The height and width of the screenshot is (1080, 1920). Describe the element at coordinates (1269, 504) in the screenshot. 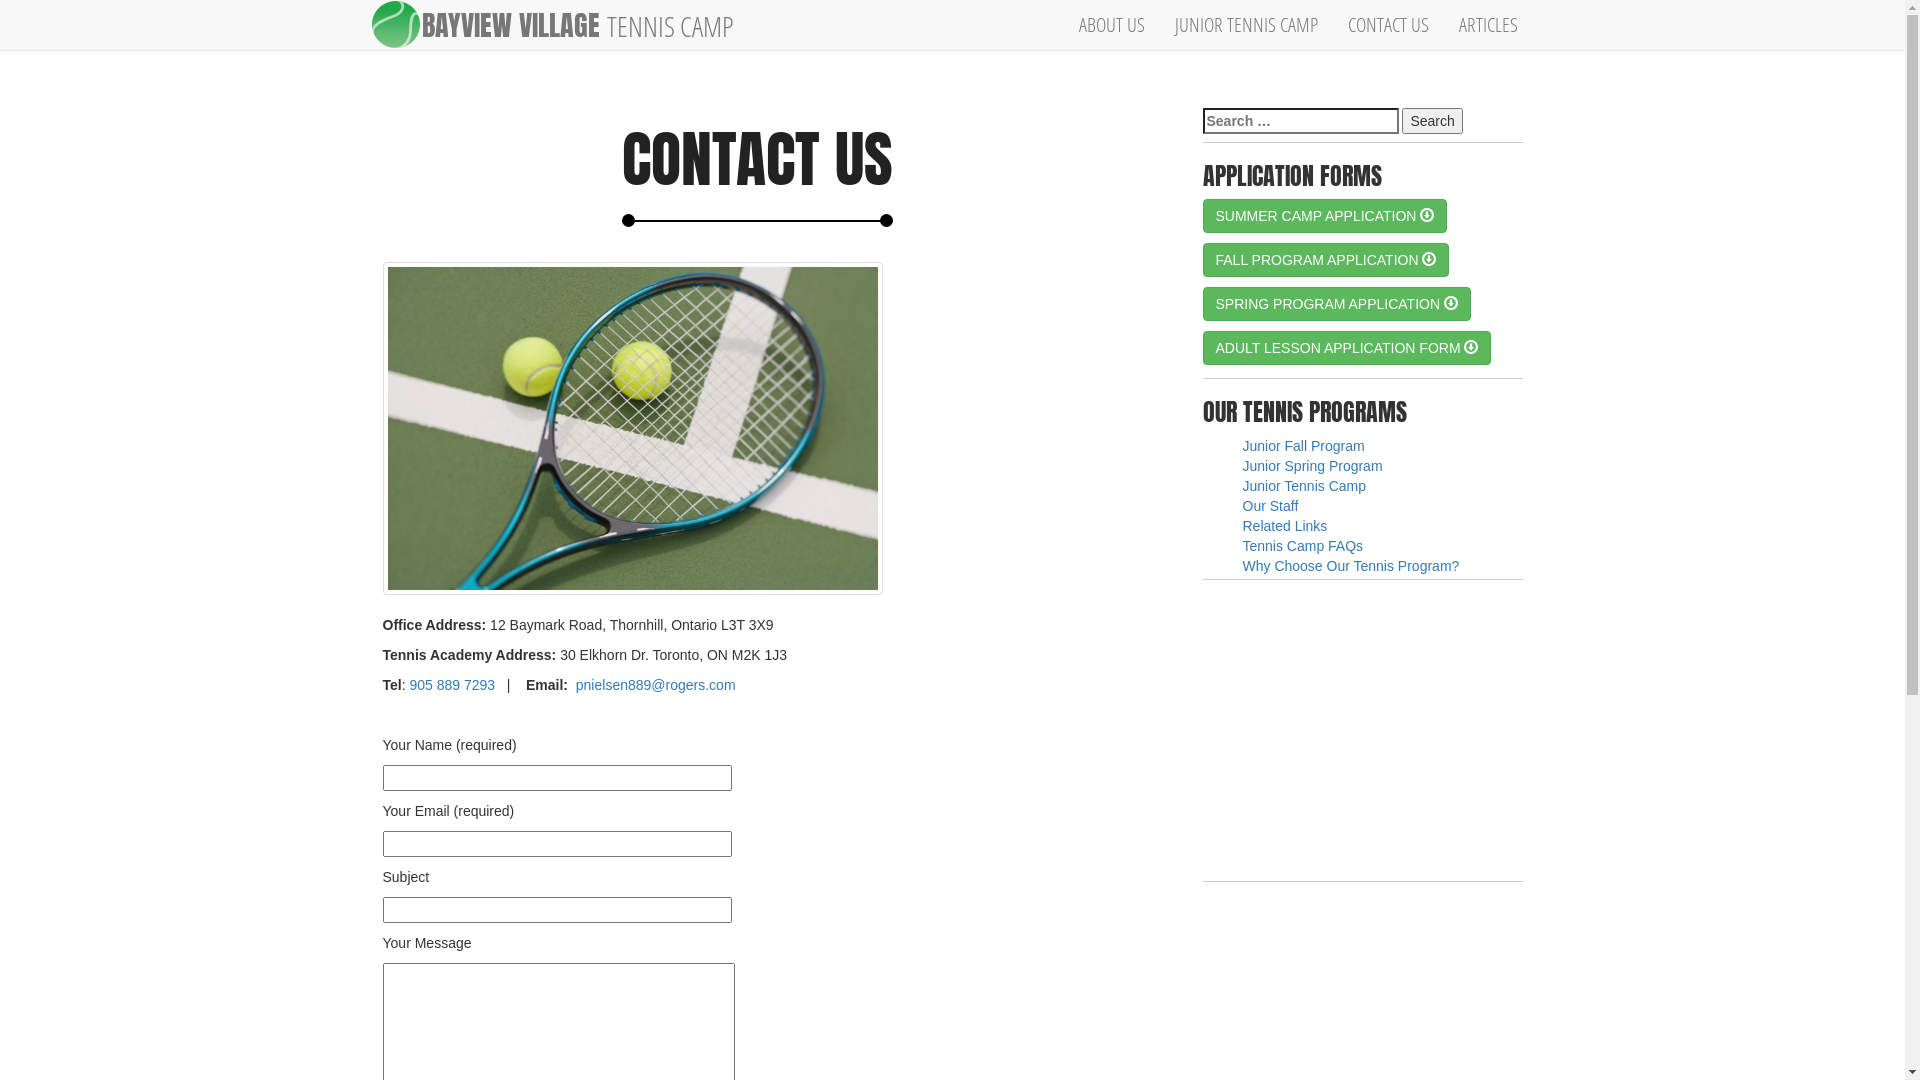

I see `'Our Staff'` at that location.